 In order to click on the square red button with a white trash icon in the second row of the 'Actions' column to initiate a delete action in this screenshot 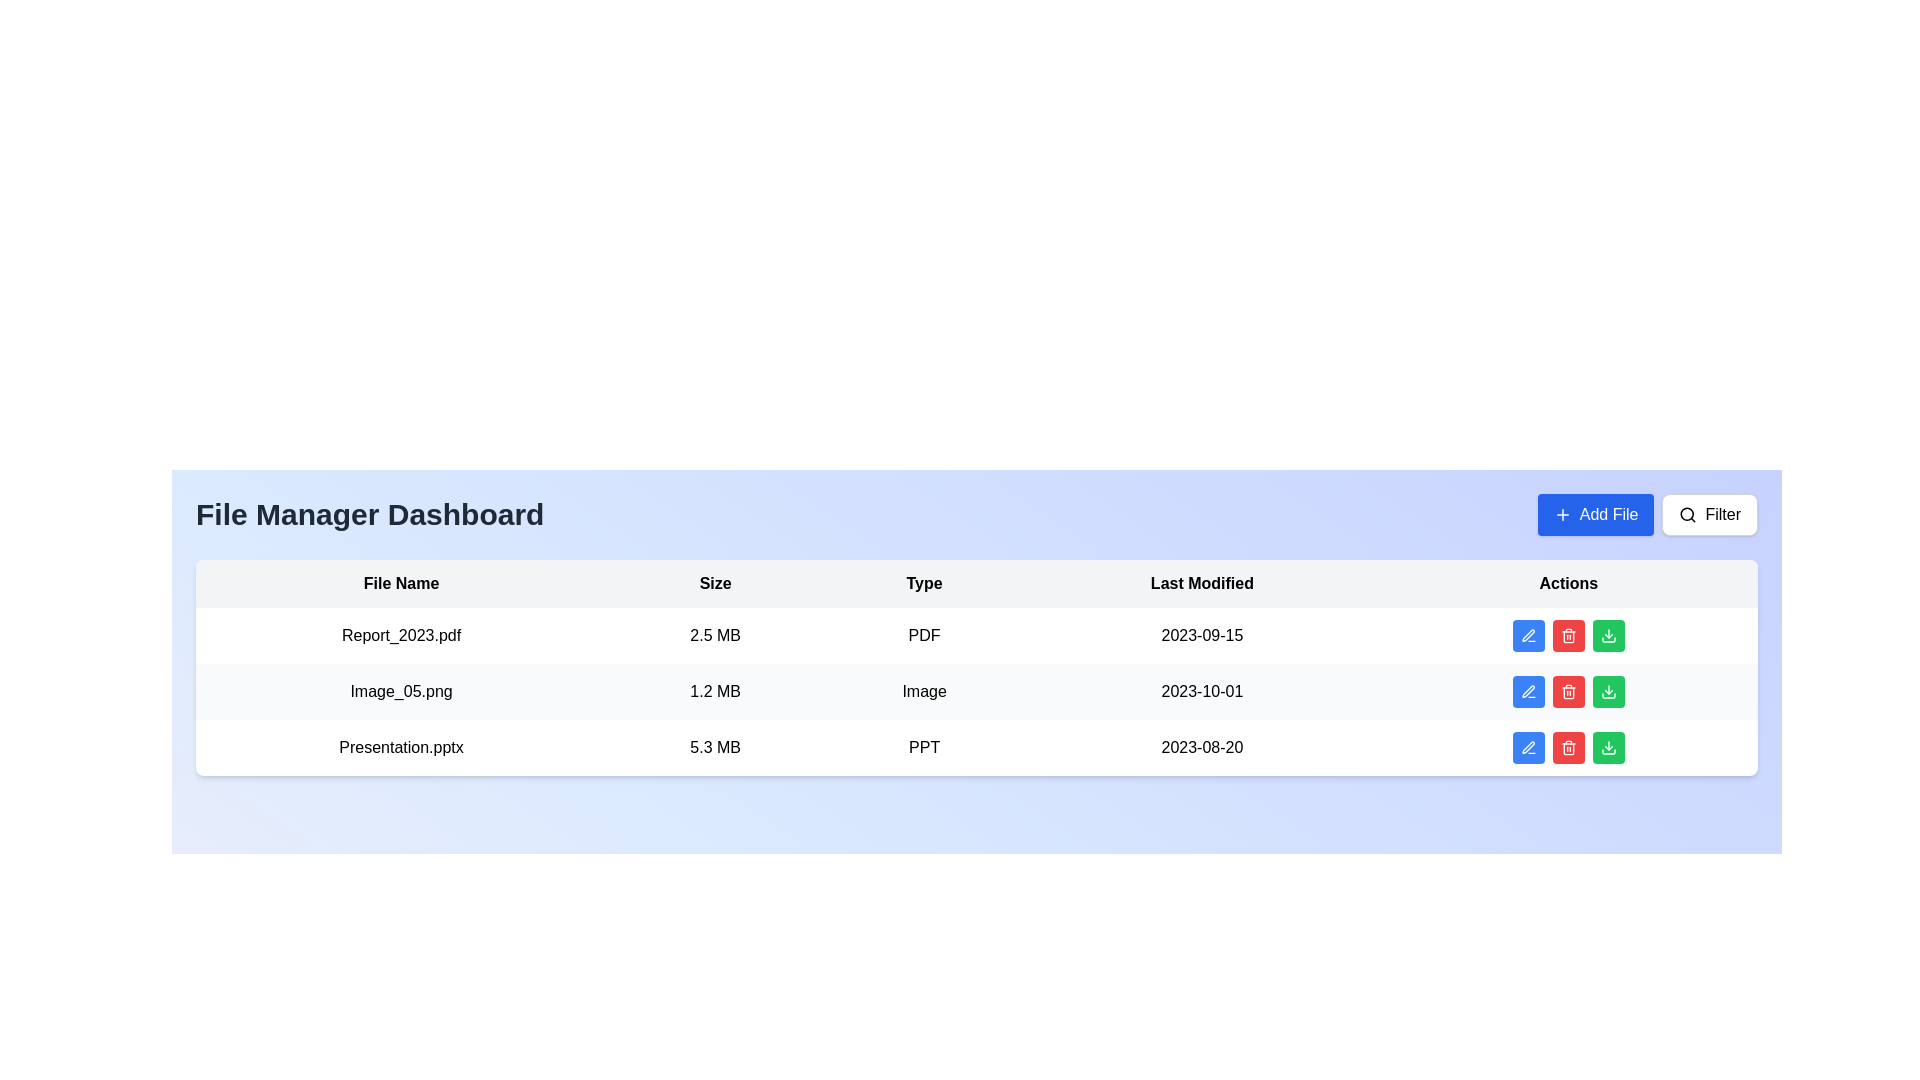, I will do `click(1567, 690)`.